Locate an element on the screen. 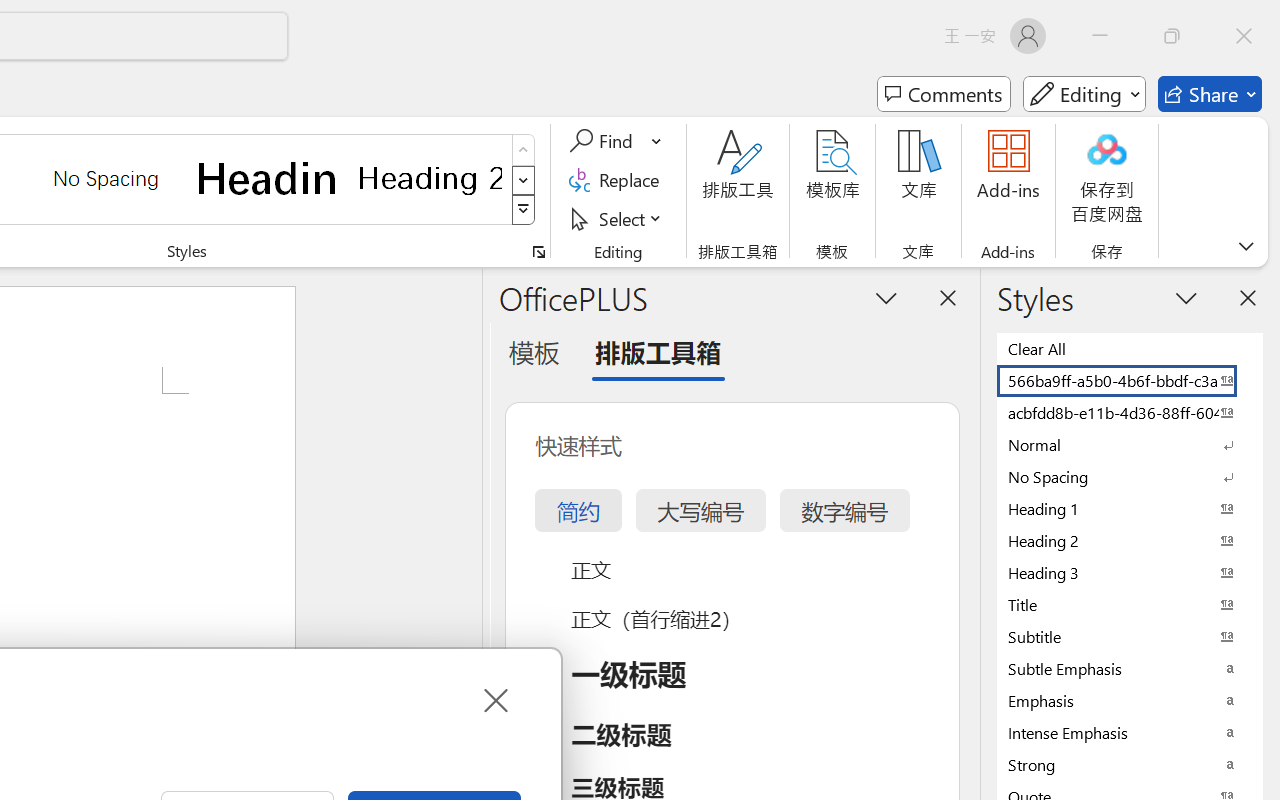 This screenshot has height=800, width=1280. 'Task Pane Options' is located at coordinates (886, 297).